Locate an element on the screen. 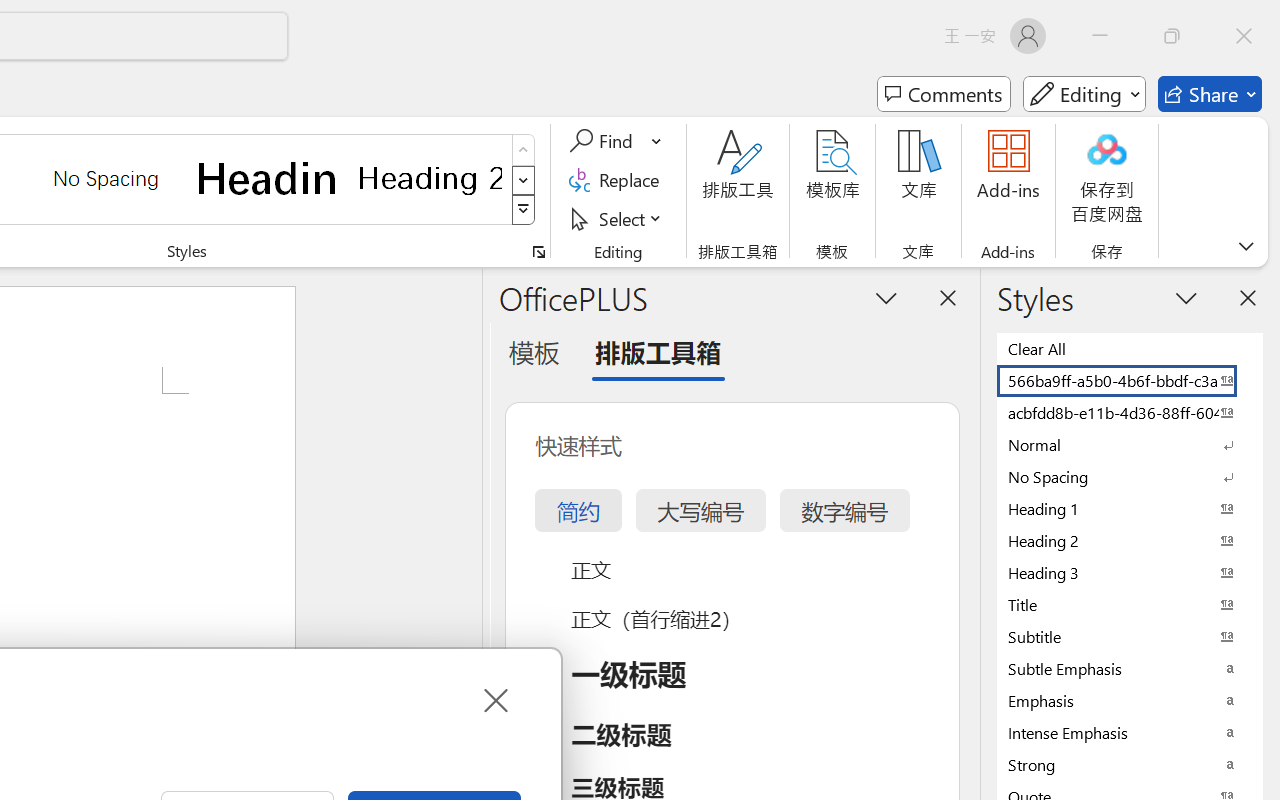 This screenshot has height=800, width=1280. 'Task Pane Options' is located at coordinates (886, 297).